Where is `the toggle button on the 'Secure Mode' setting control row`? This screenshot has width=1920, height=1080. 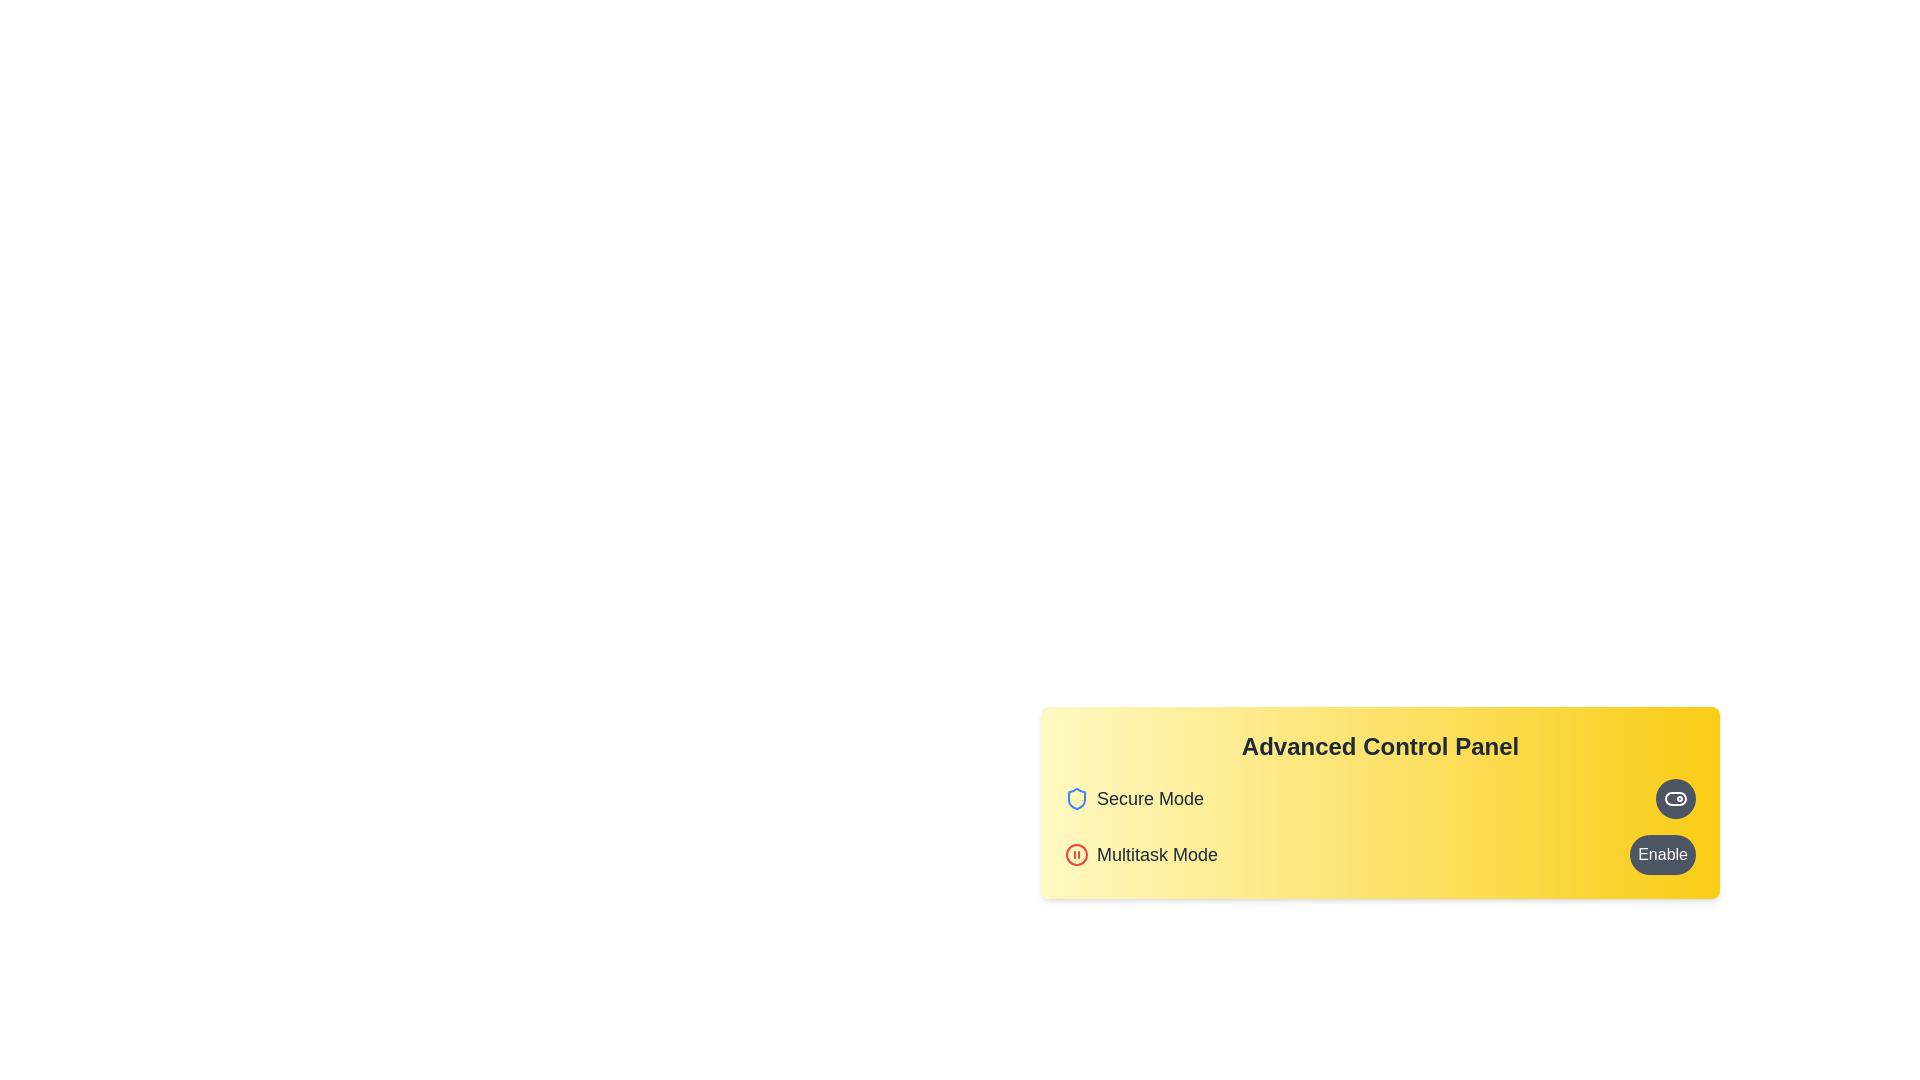 the toggle button on the 'Secure Mode' setting control row is located at coordinates (1379, 797).